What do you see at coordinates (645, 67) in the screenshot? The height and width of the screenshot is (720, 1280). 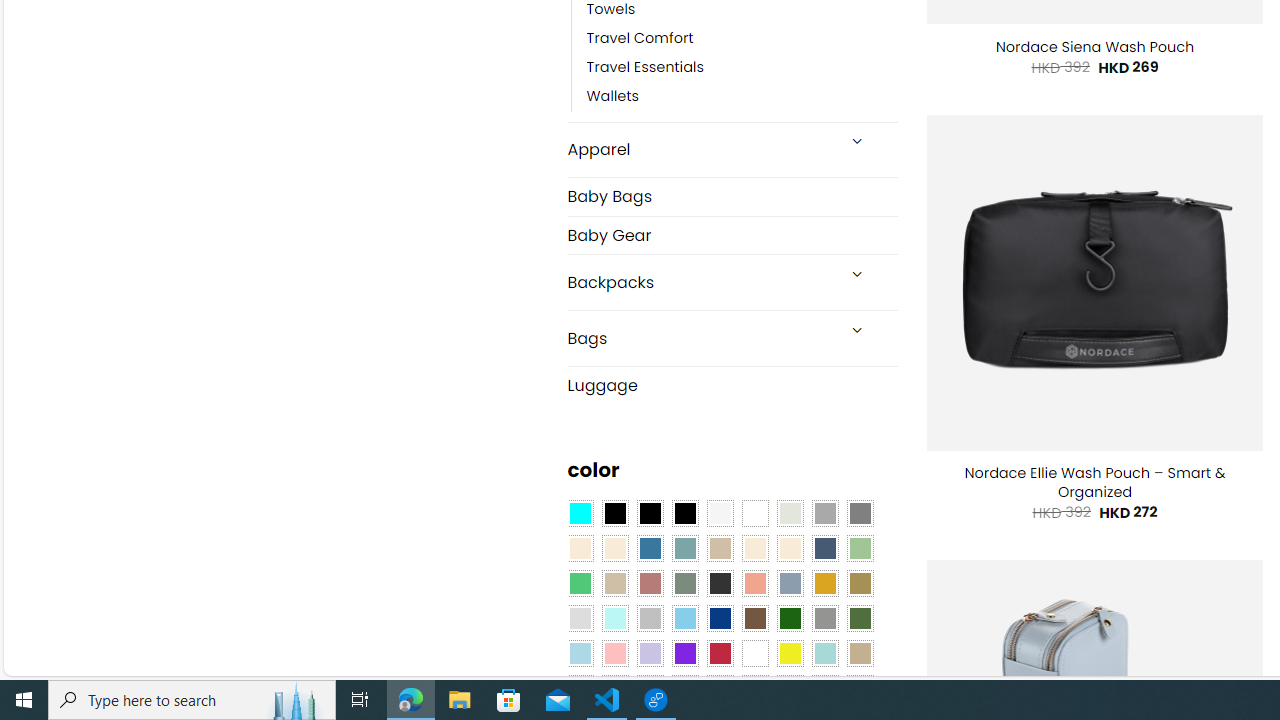 I see `'Travel Essentials'` at bounding box center [645, 67].